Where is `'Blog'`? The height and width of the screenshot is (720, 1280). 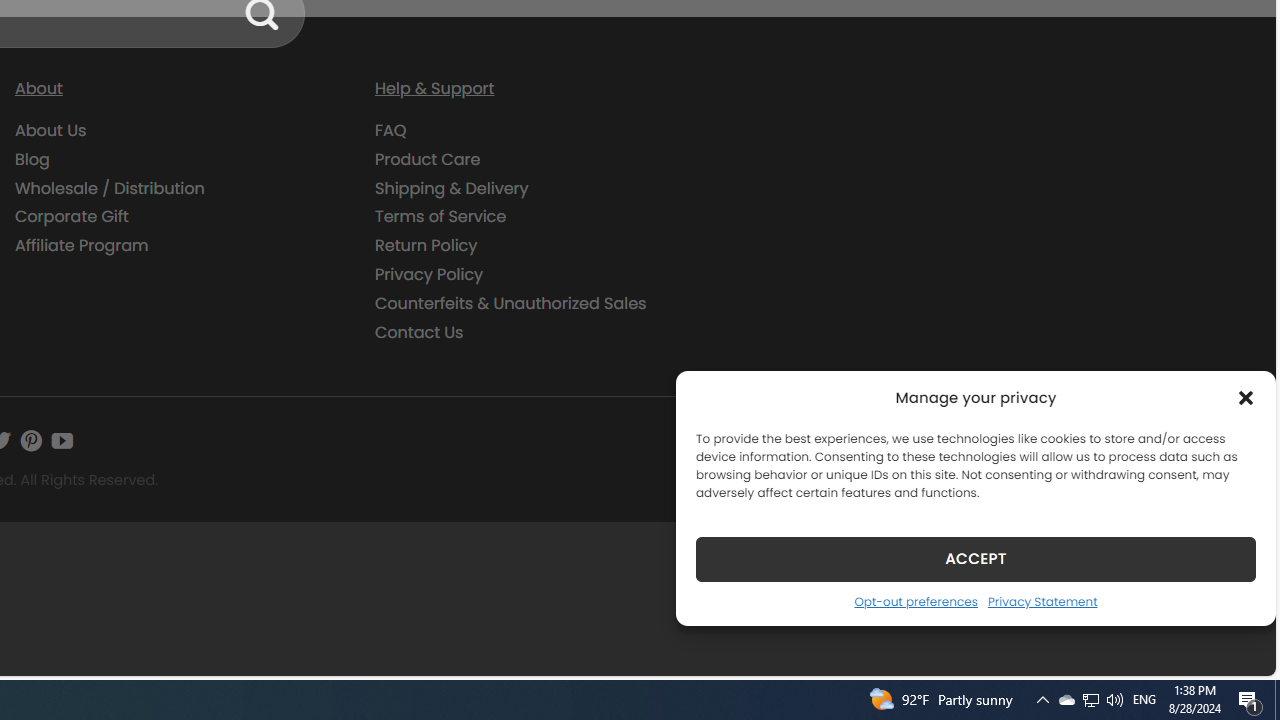 'Blog' is located at coordinates (32, 158).